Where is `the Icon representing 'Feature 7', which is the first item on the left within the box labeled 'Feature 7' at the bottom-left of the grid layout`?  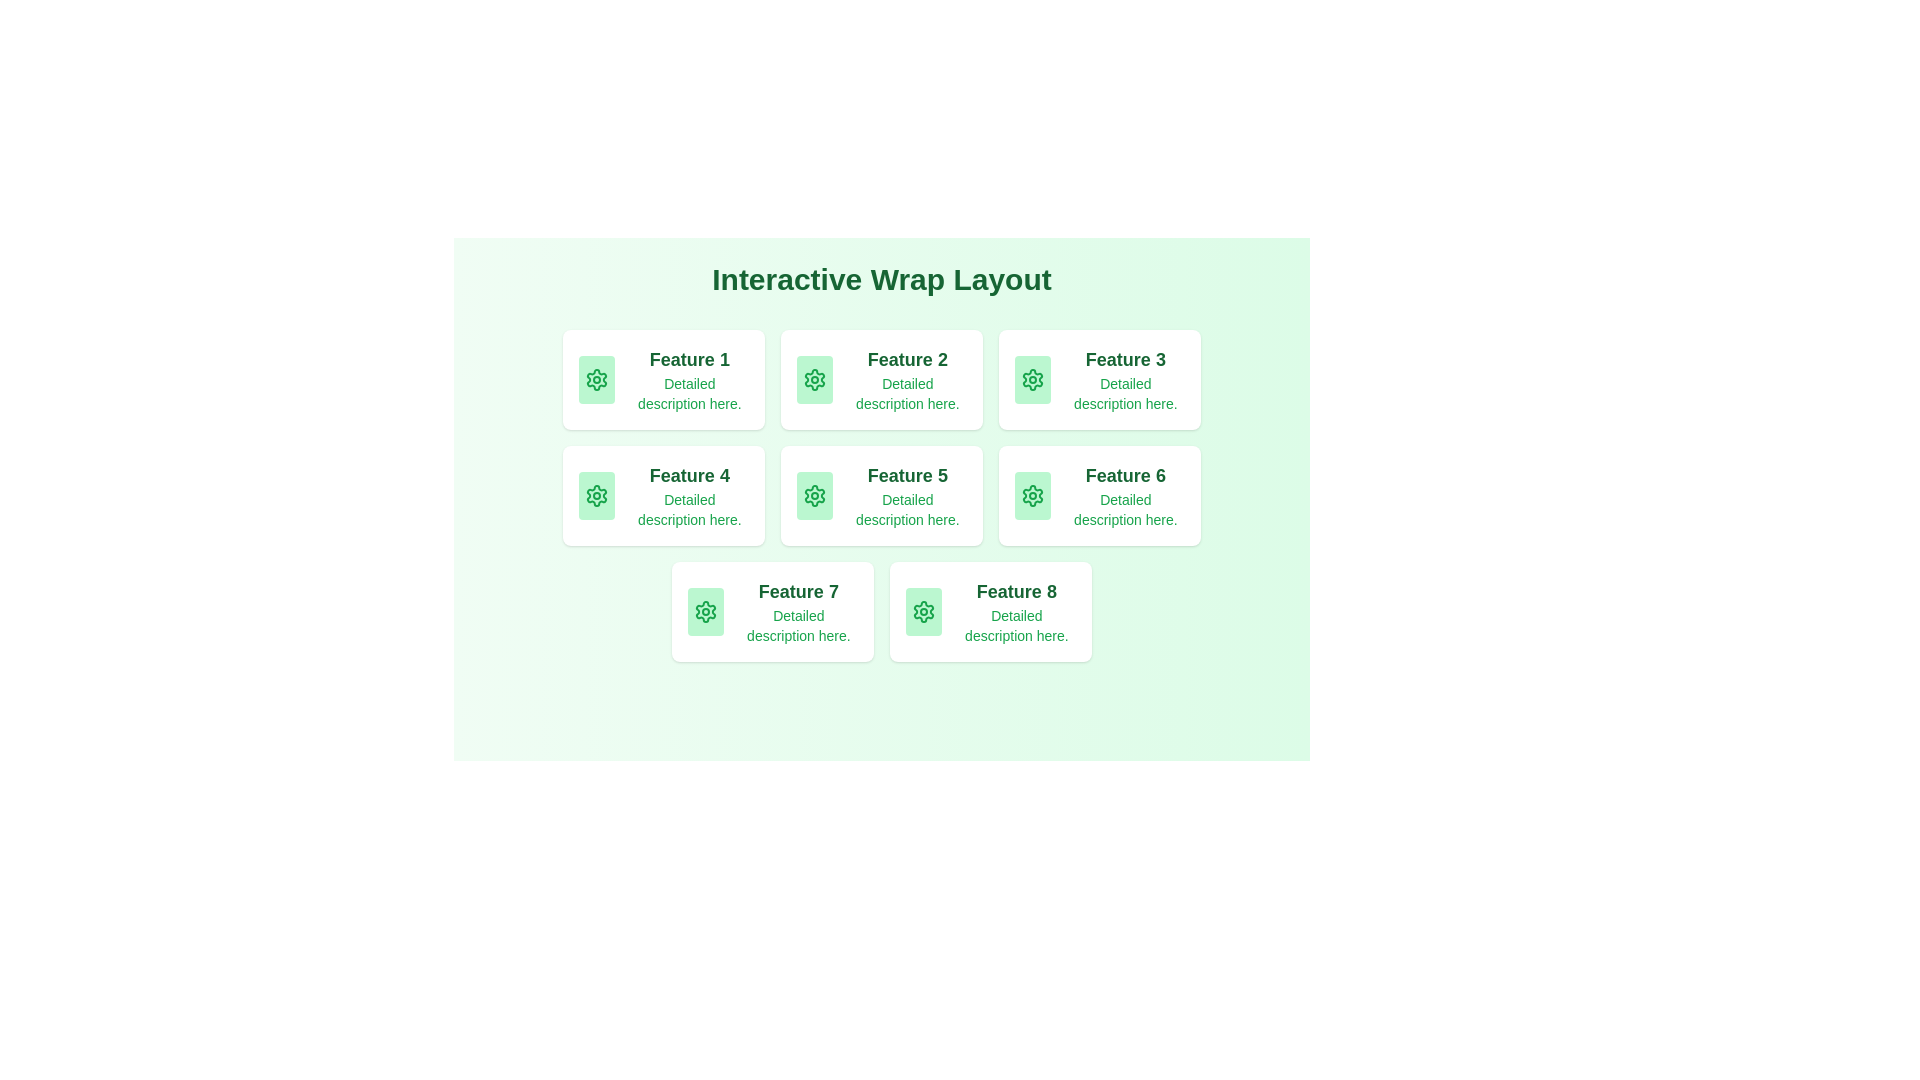 the Icon representing 'Feature 7', which is the first item on the left within the box labeled 'Feature 7' at the bottom-left of the grid layout is located at coordinates (705, 611).